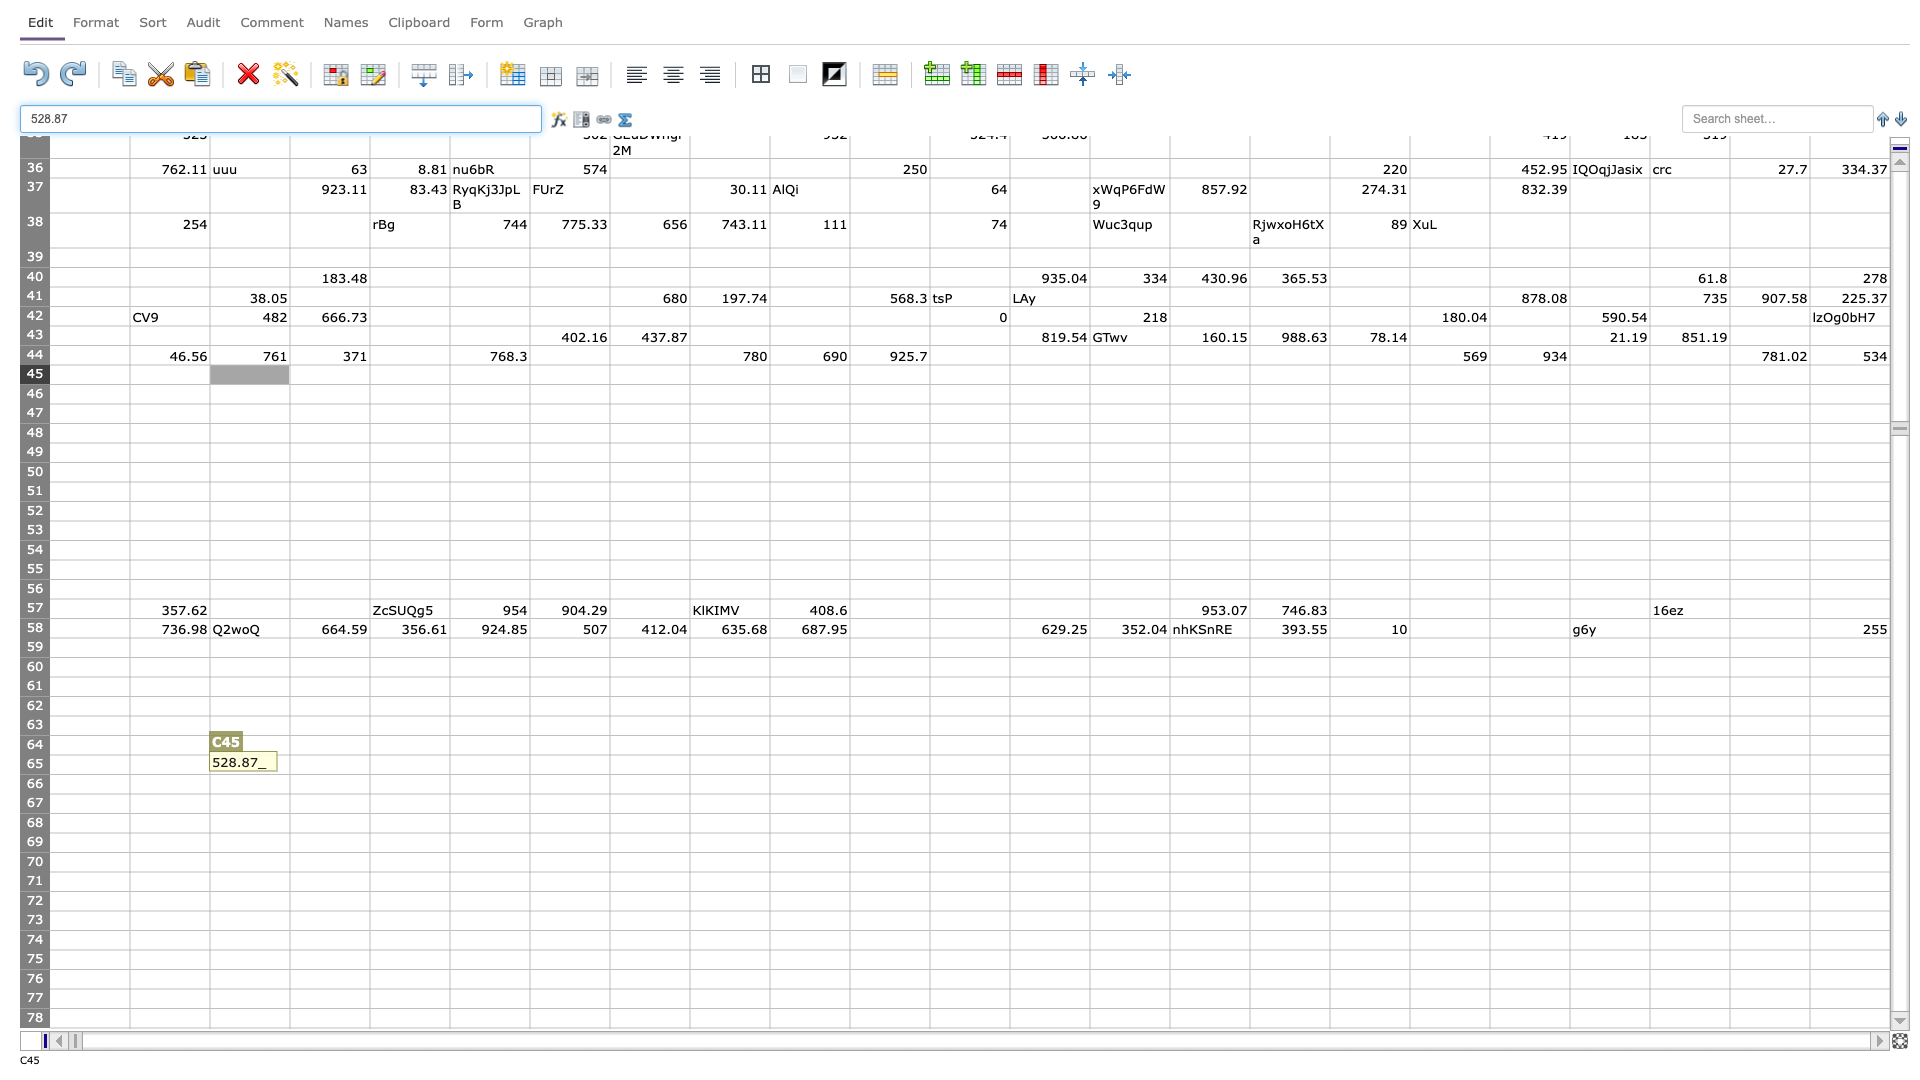 The image size is (1920, 1080). I want to click on Lower right of J65, so click(849, 773).